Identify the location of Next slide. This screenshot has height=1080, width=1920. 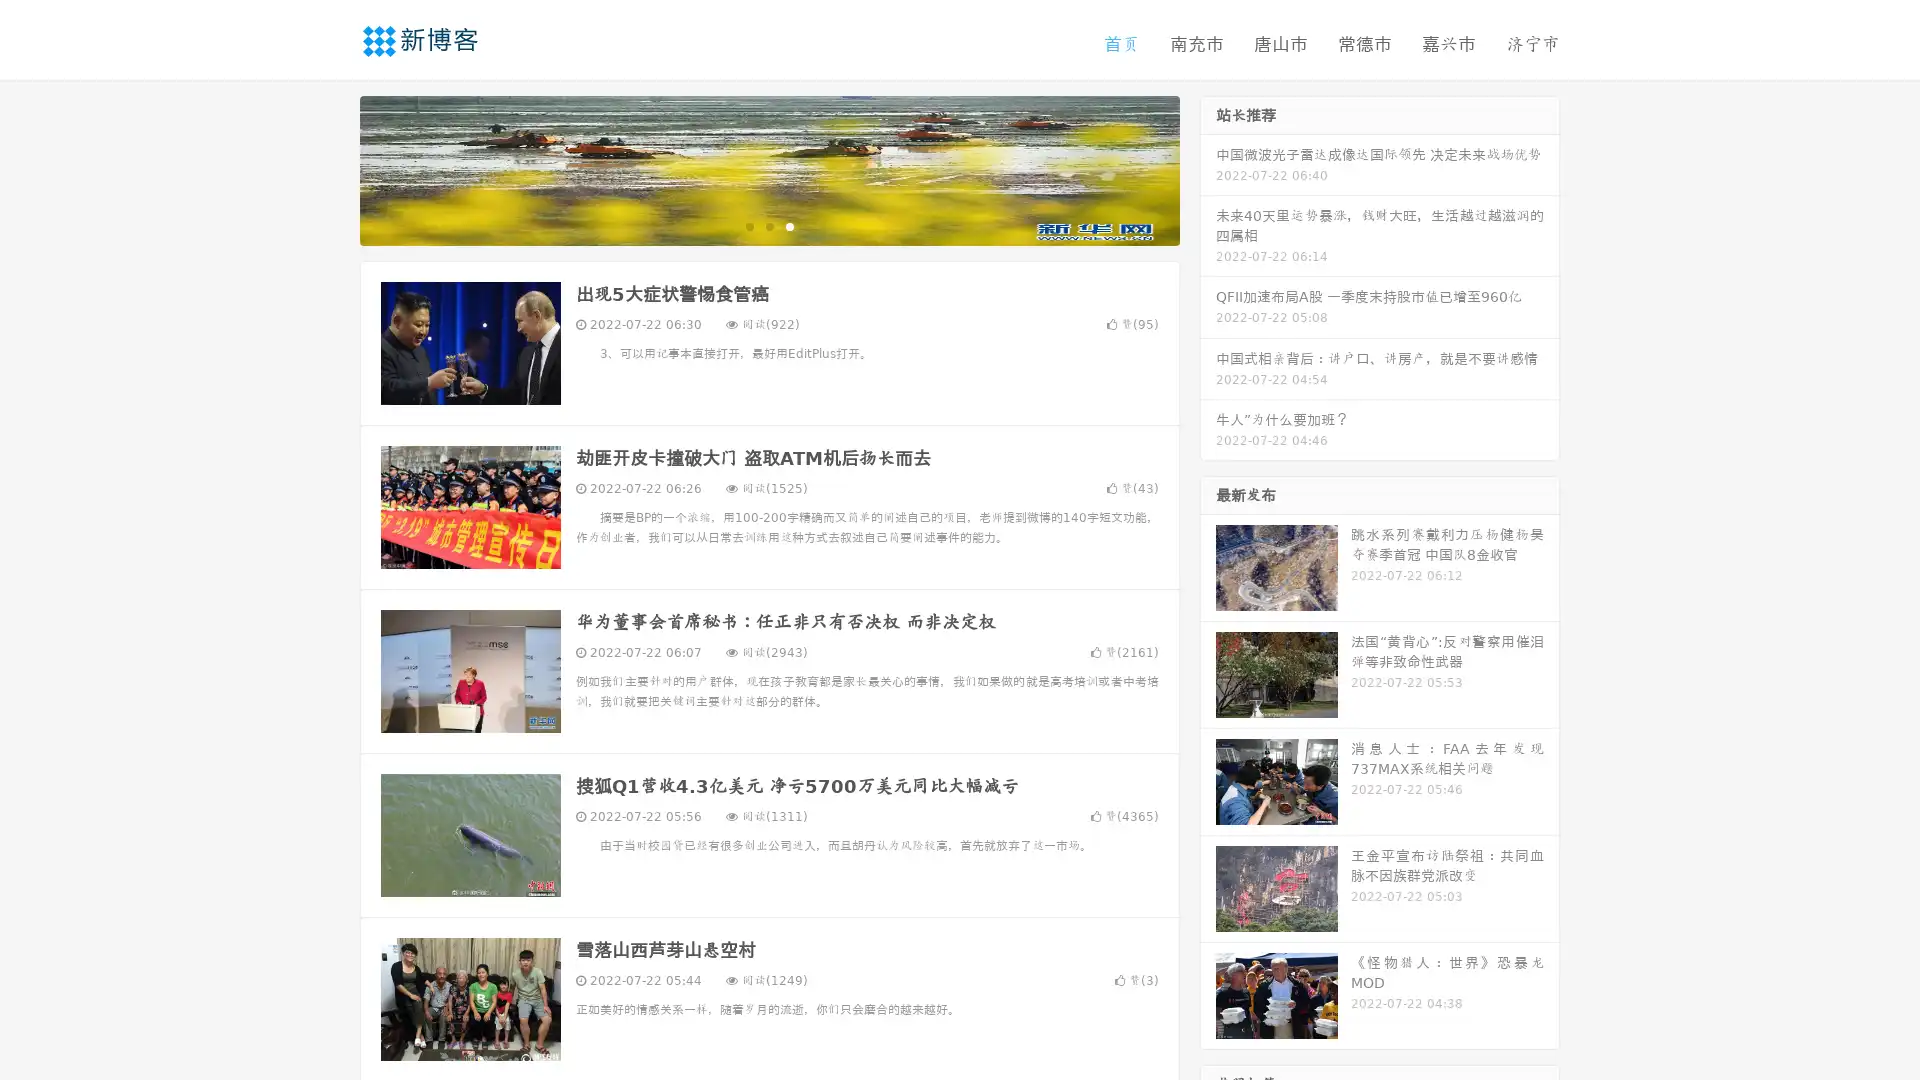
(1208, 168).